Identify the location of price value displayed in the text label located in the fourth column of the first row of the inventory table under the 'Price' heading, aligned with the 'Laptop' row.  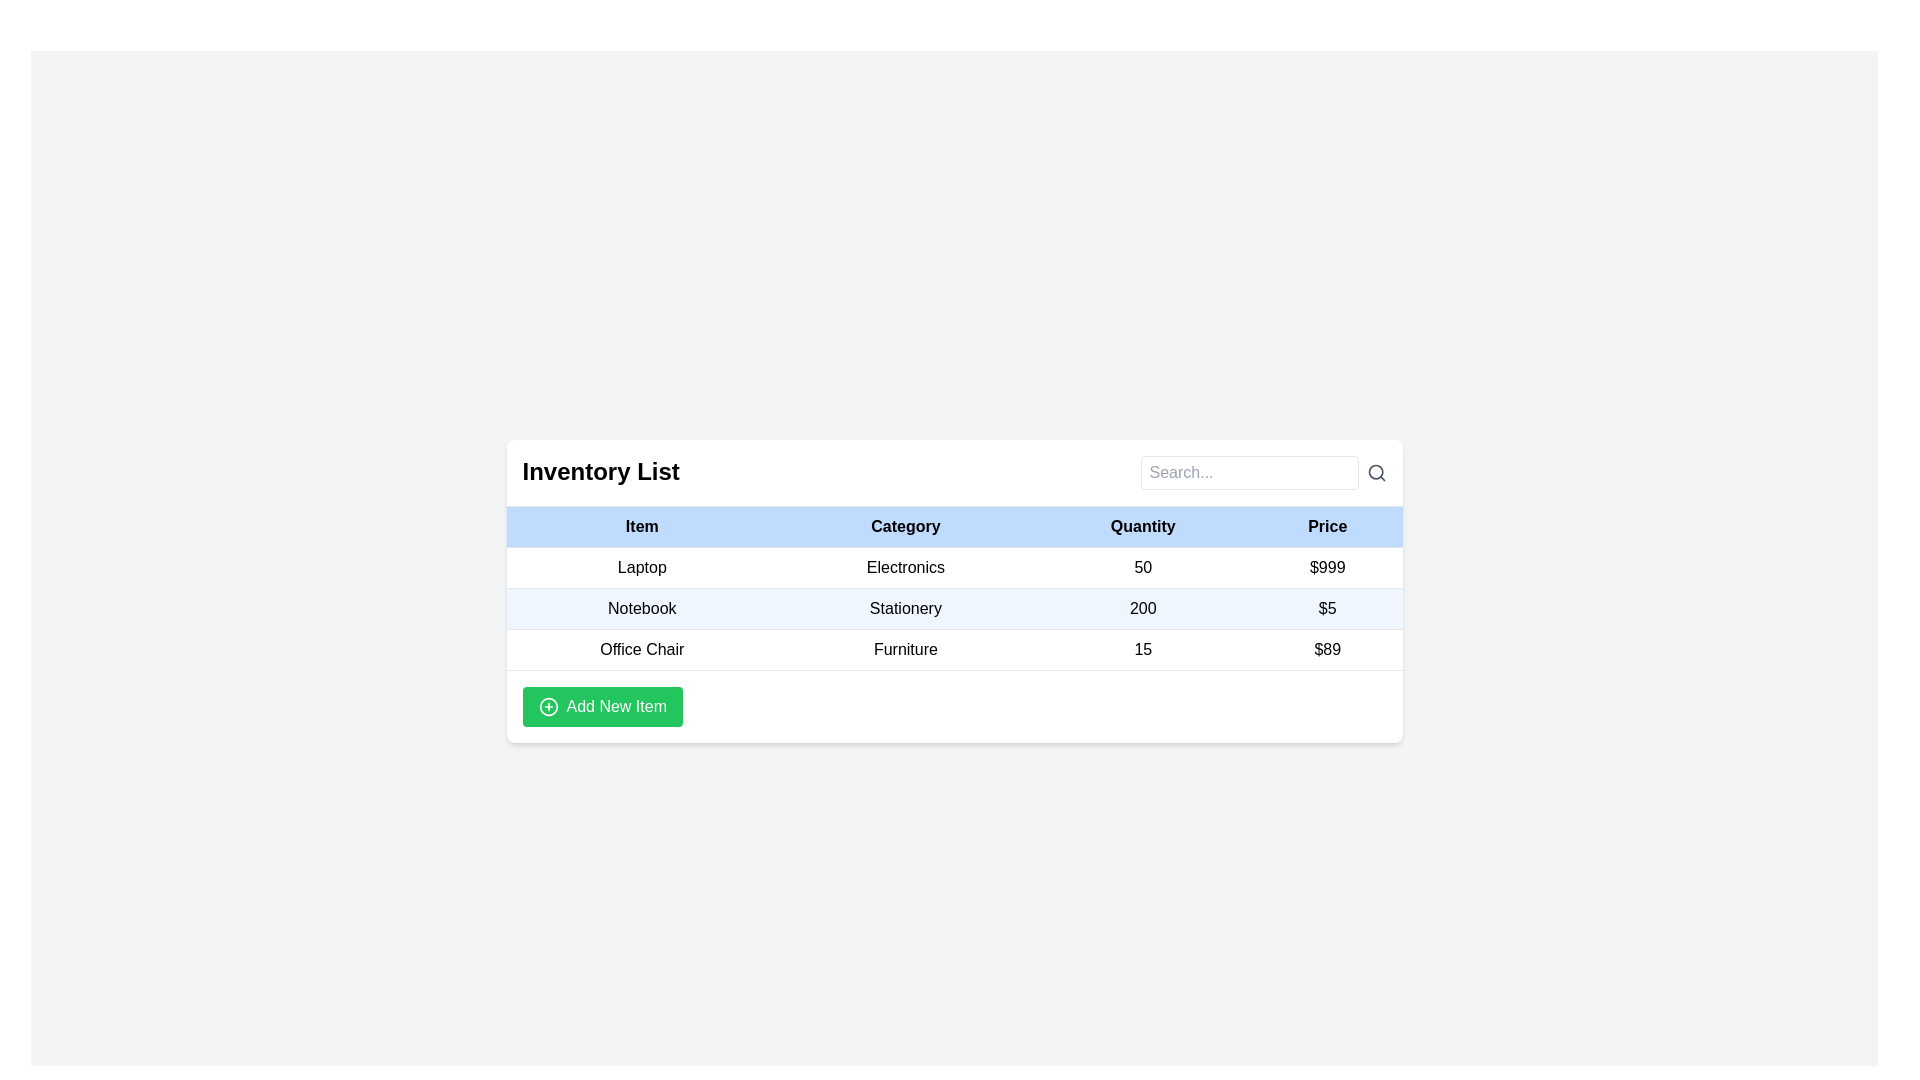
(1327, 567).